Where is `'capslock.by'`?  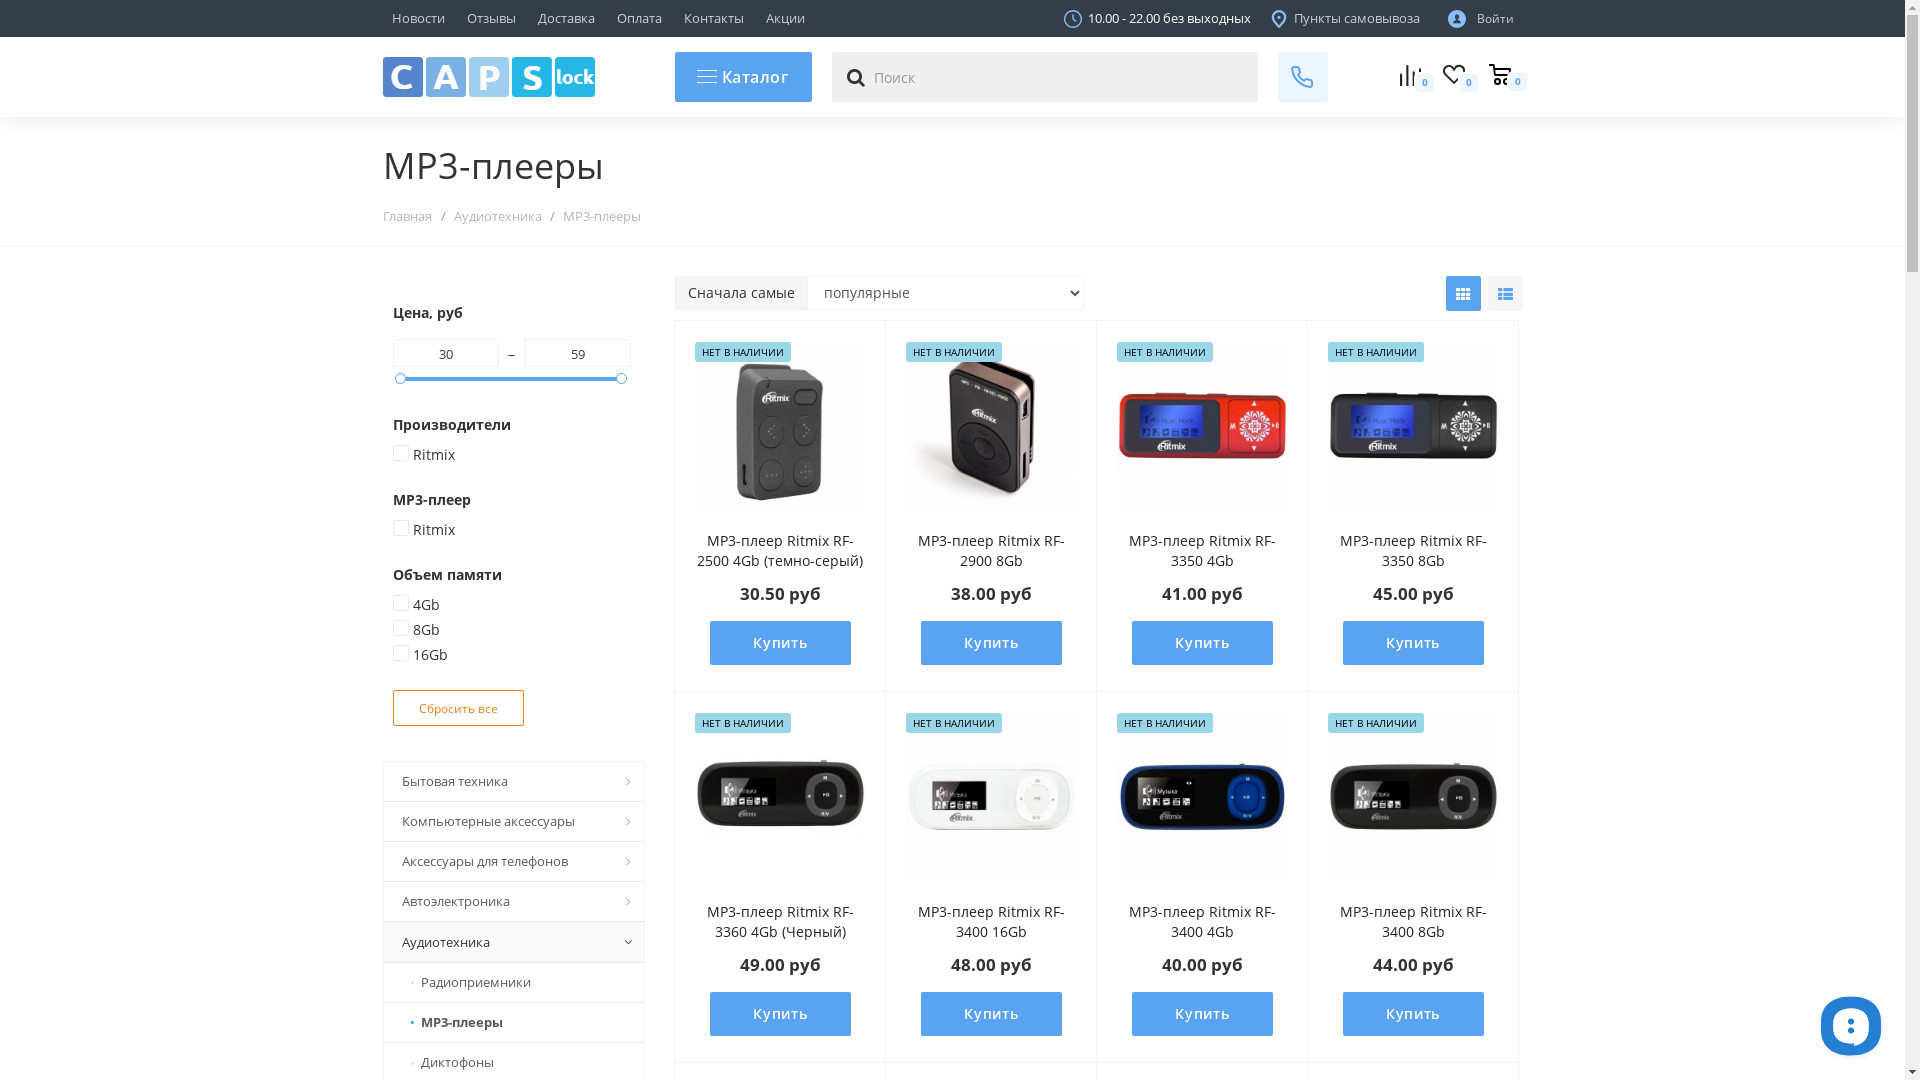 'capslock.by' is located at coordinates (488, 76).